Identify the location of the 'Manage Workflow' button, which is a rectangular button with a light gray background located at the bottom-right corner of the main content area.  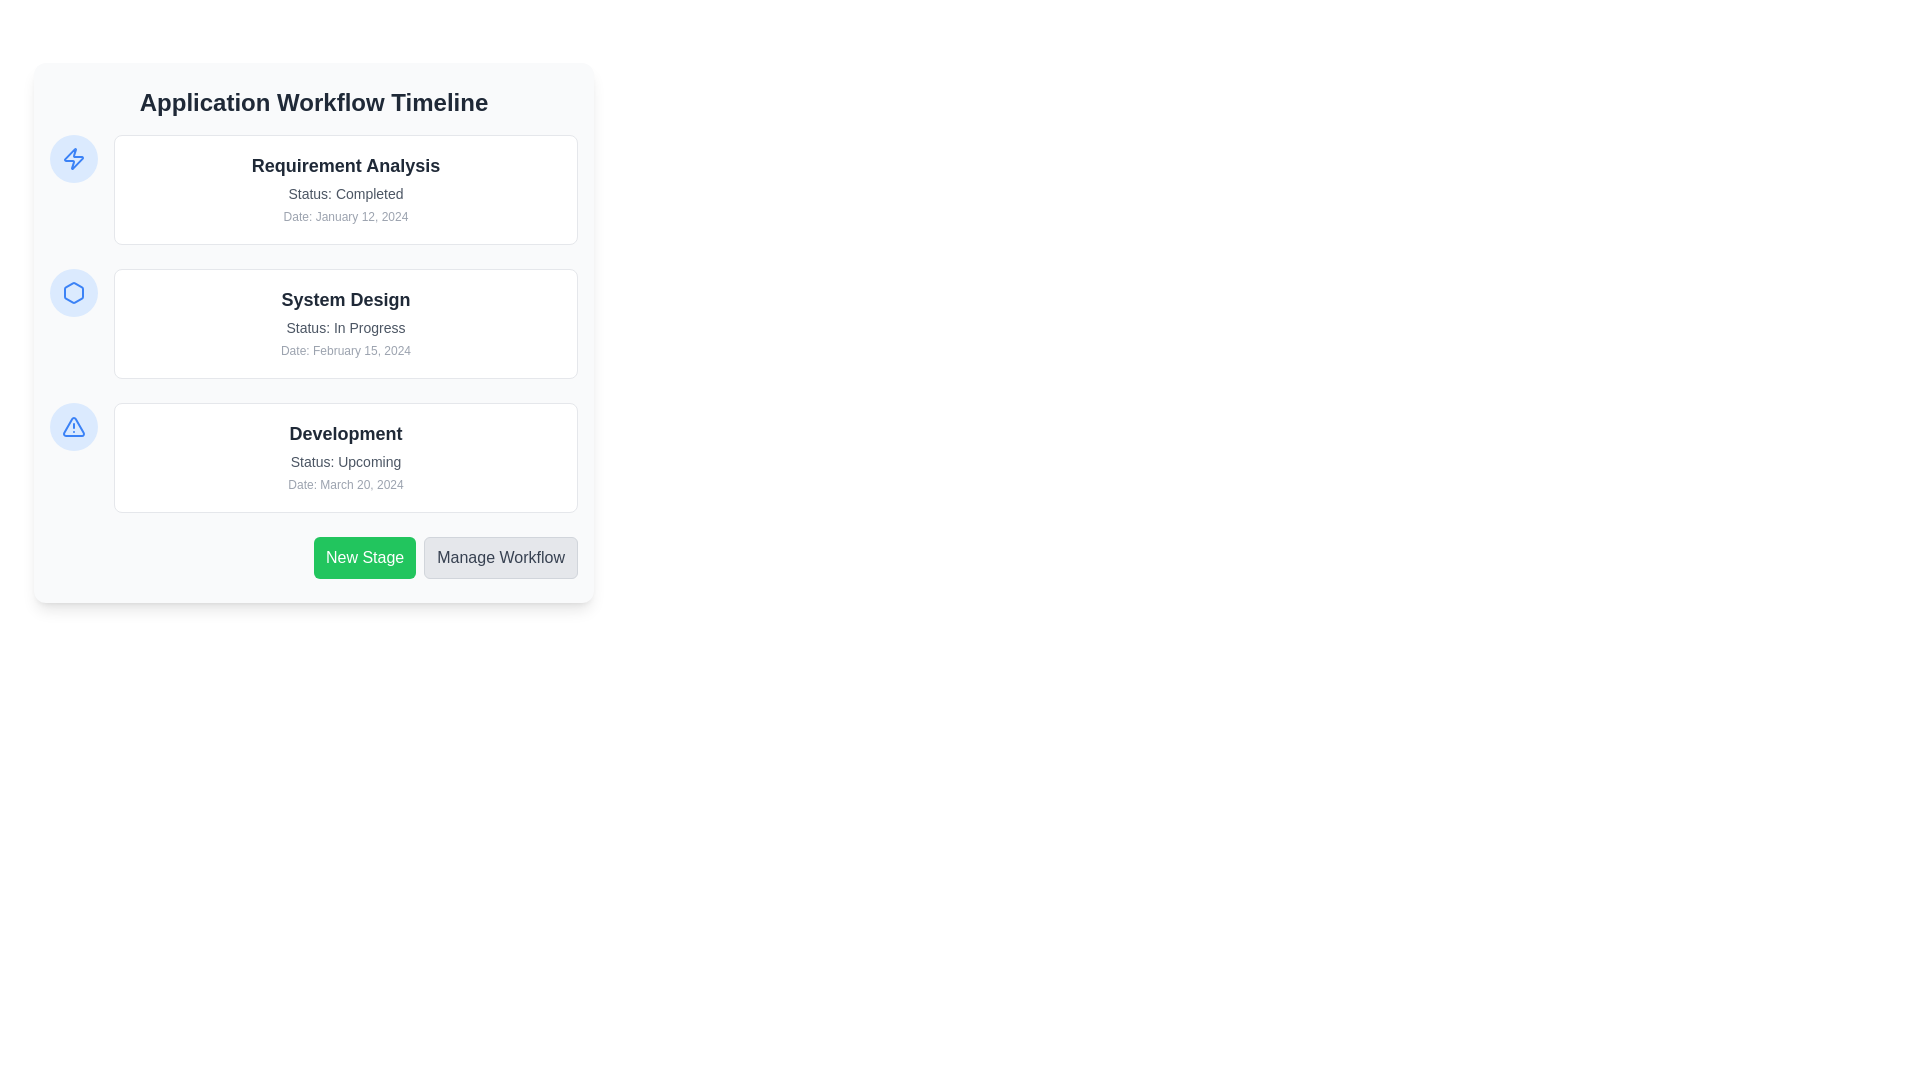
(501, 558).